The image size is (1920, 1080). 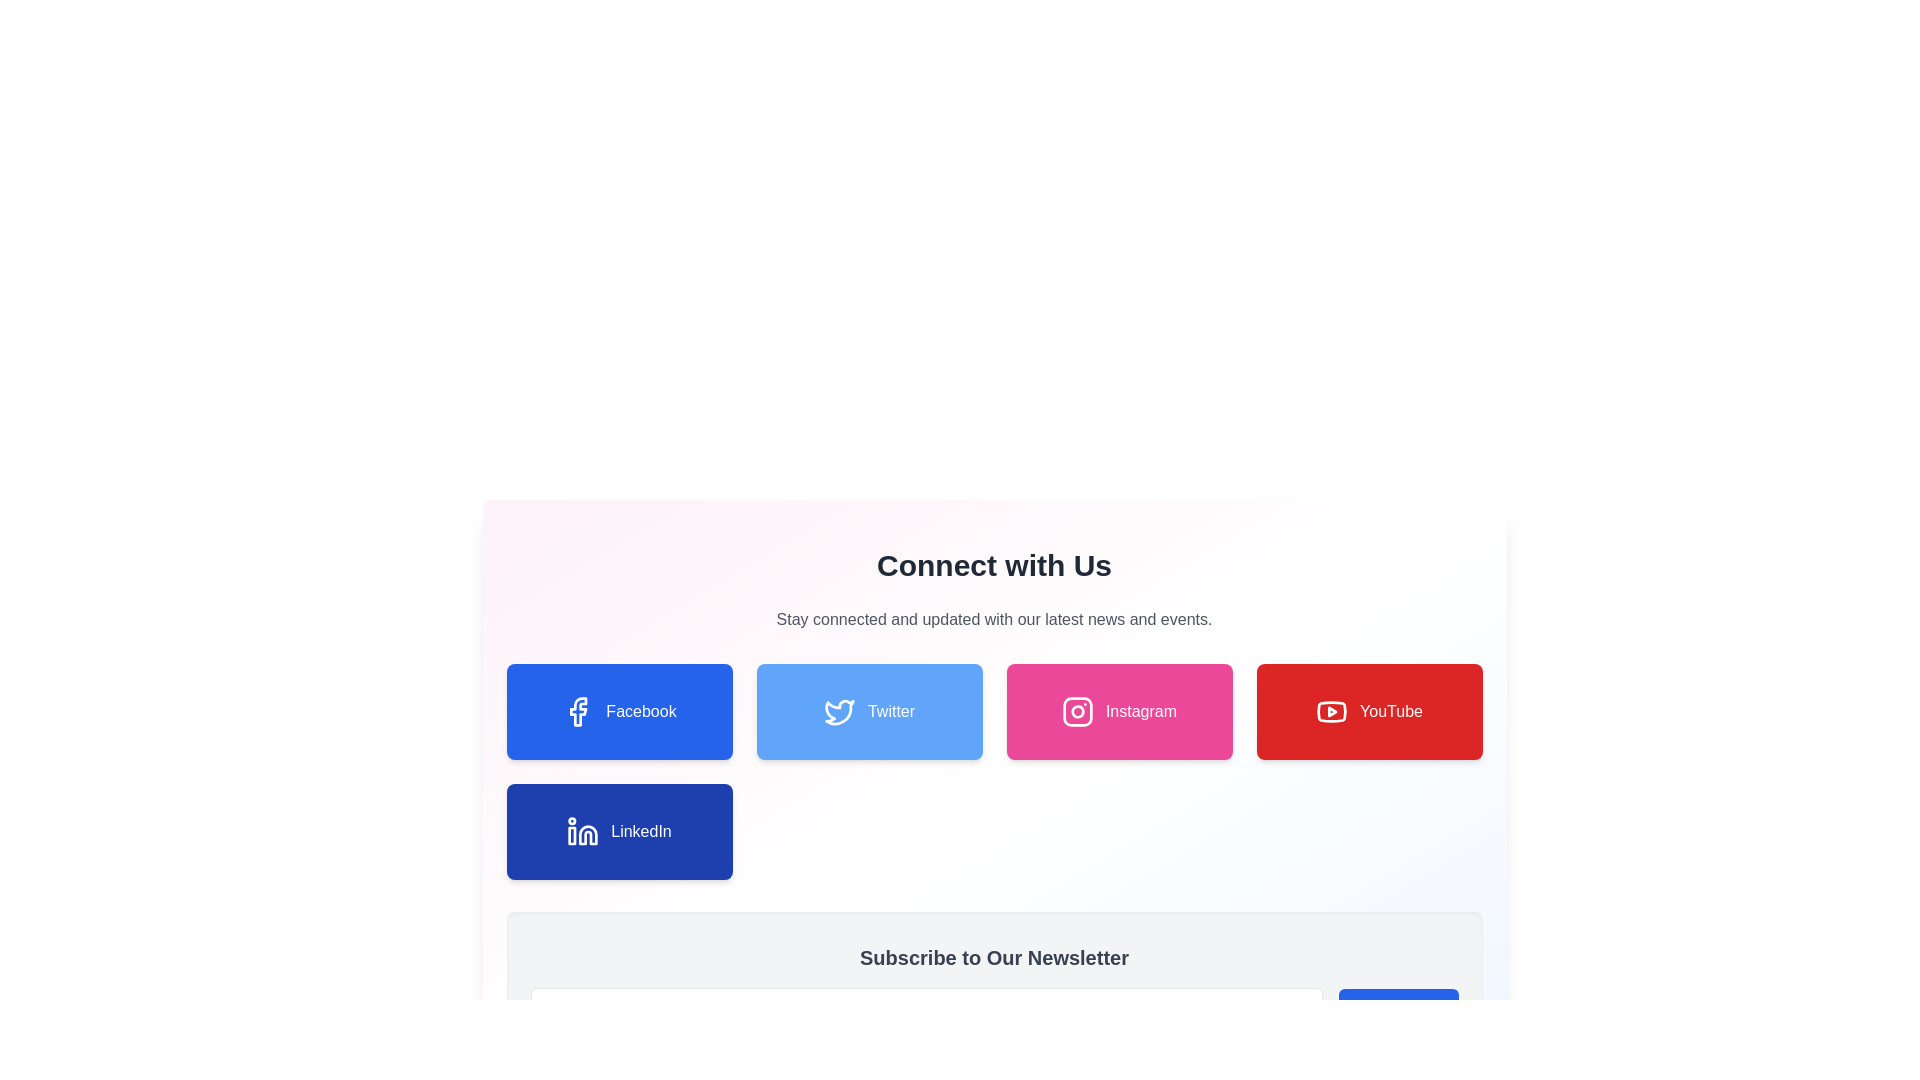 What do you see at coordinates (1076, 710) in the screenshot?
I see `the circular graphical feature resembling a camera lens at the center of the Instagram icon, which has a pink background and is labeled 'Instagram'` at bounding box center [1076, 710].